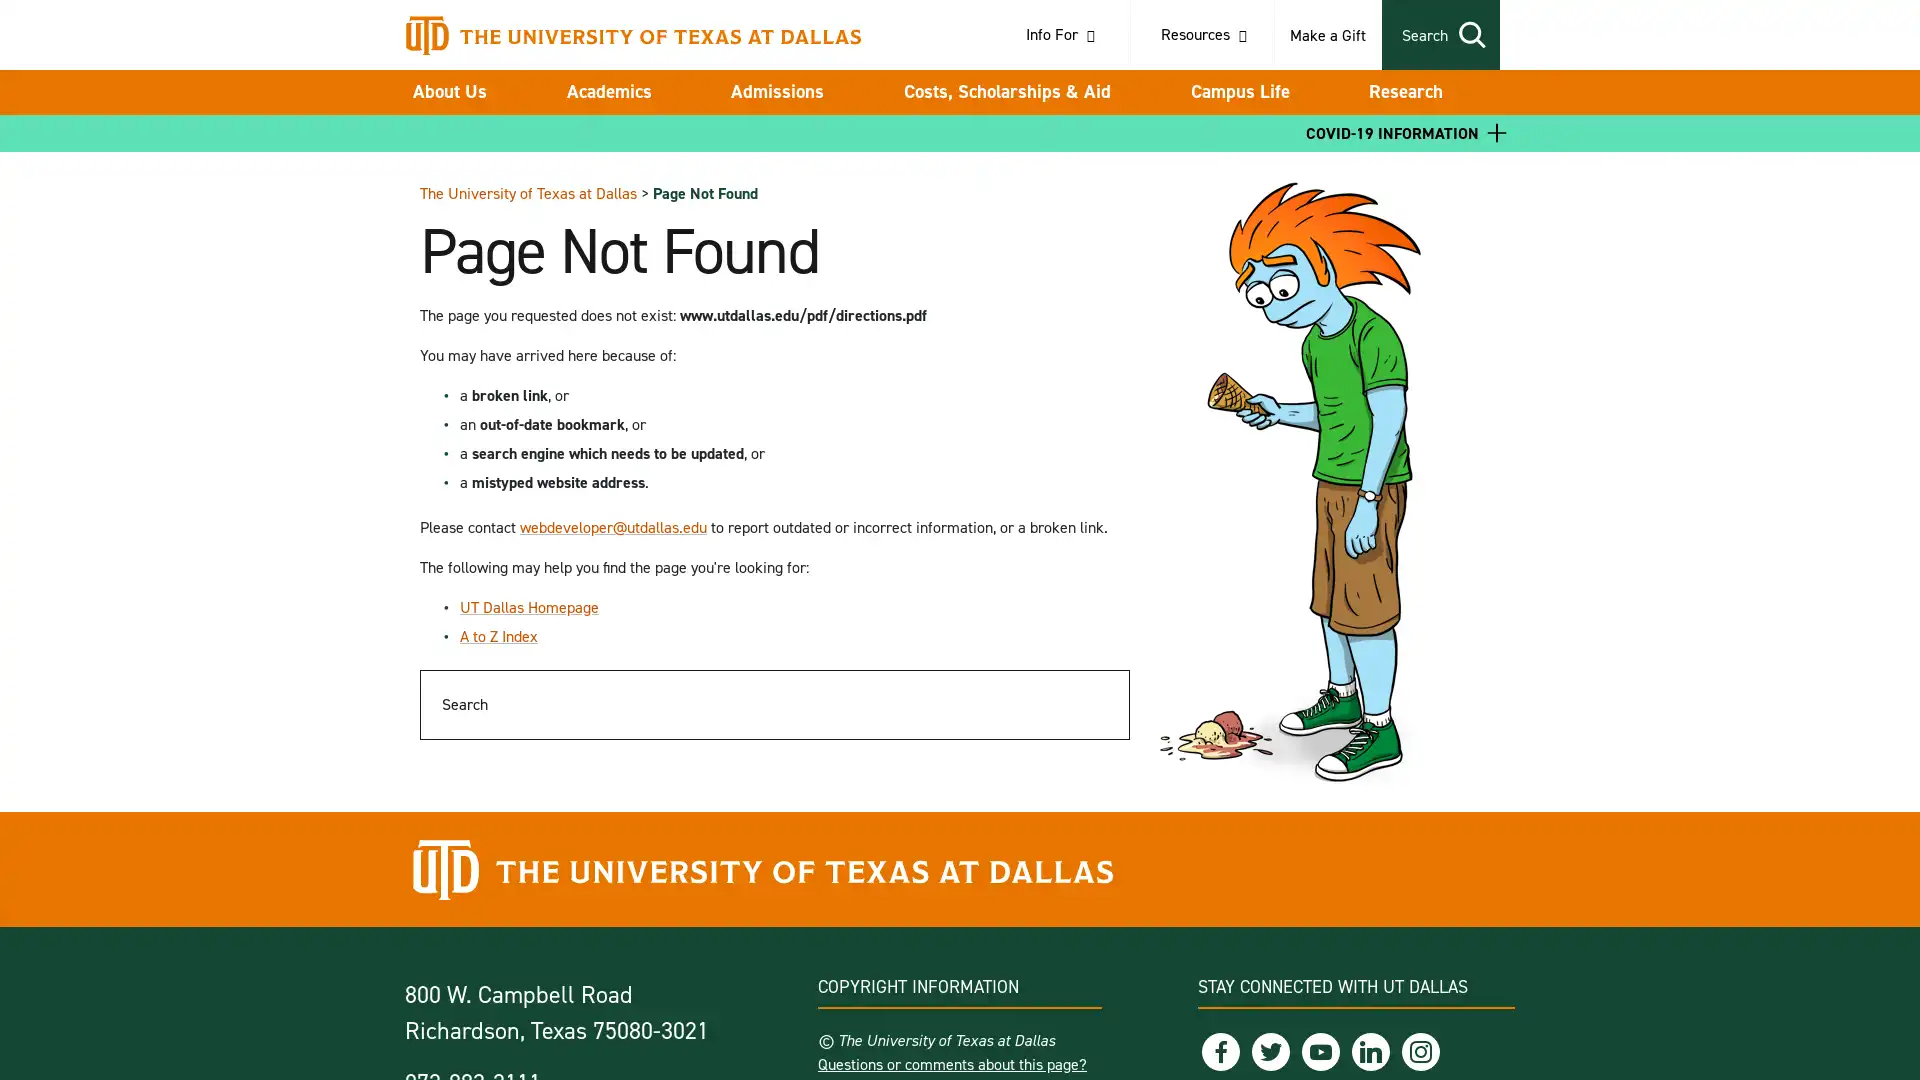  What do you see at coordinates (1497, 132) in the screenshot?
I see `open urgent message` at bounding box center [1497, 132].